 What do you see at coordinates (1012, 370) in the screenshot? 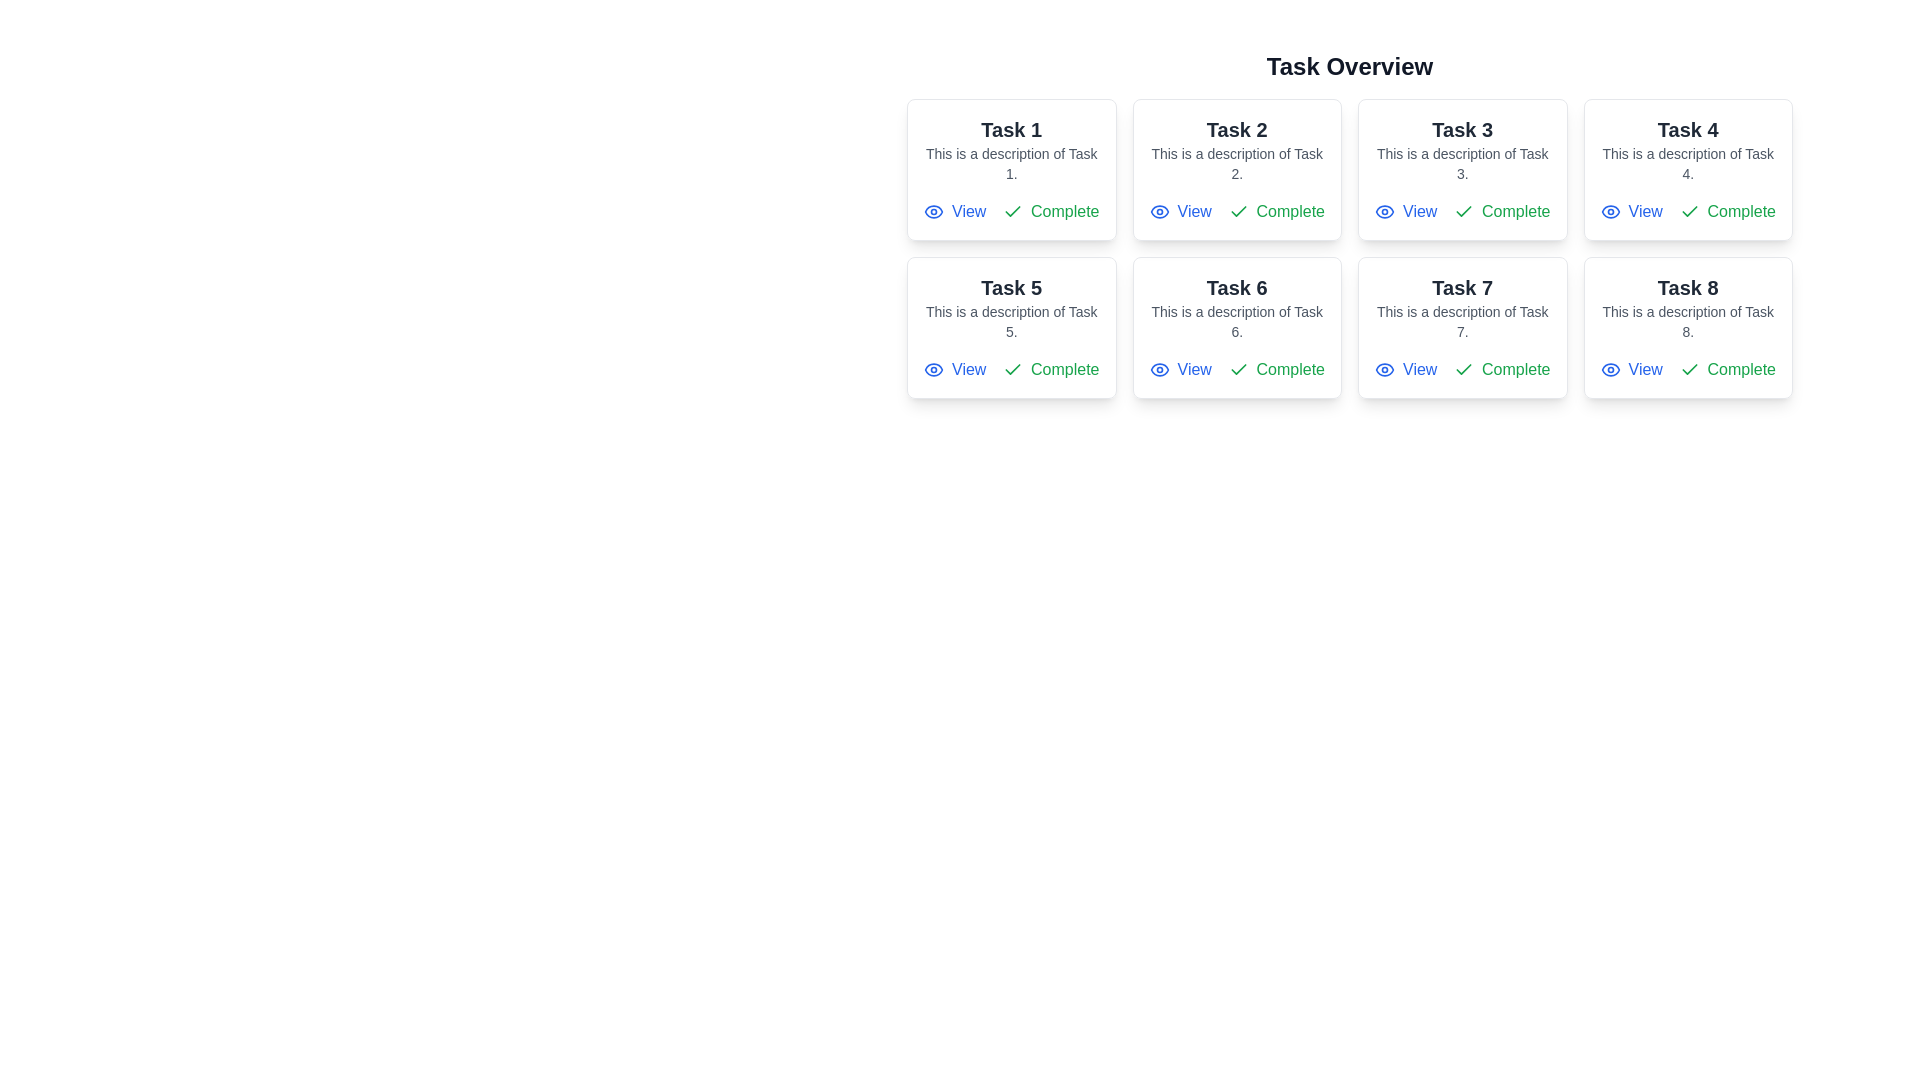
I see `the 'Complete' button containing the SVG icon for marking 'Task 5' as complete, located in the second action item of the task management interface` at bounding box center [1012, 370].